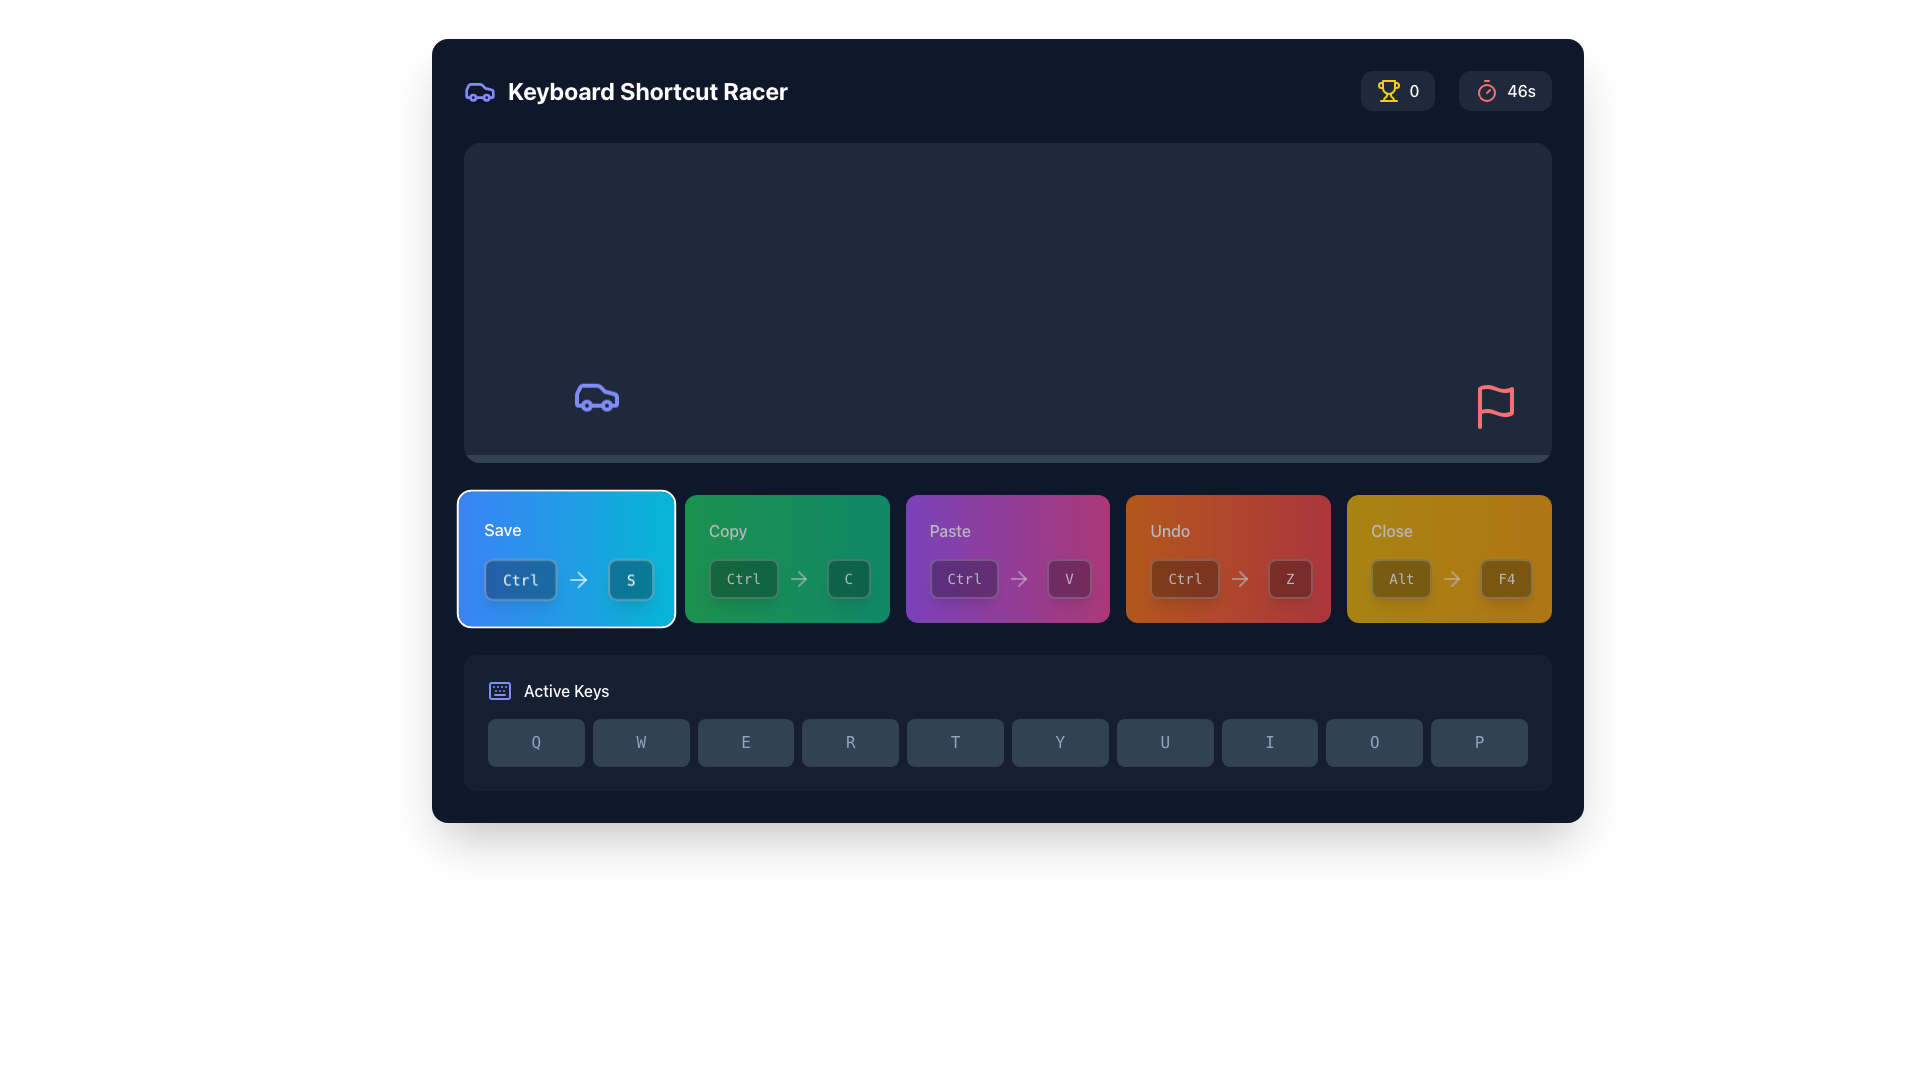  Describe the element at coordinates (502, 528) in the screenshot. I see `text 'Save' displayed in the white font within the blue button, which is the first in a series of horizontal buttons at the bottom of the interface` at that location.